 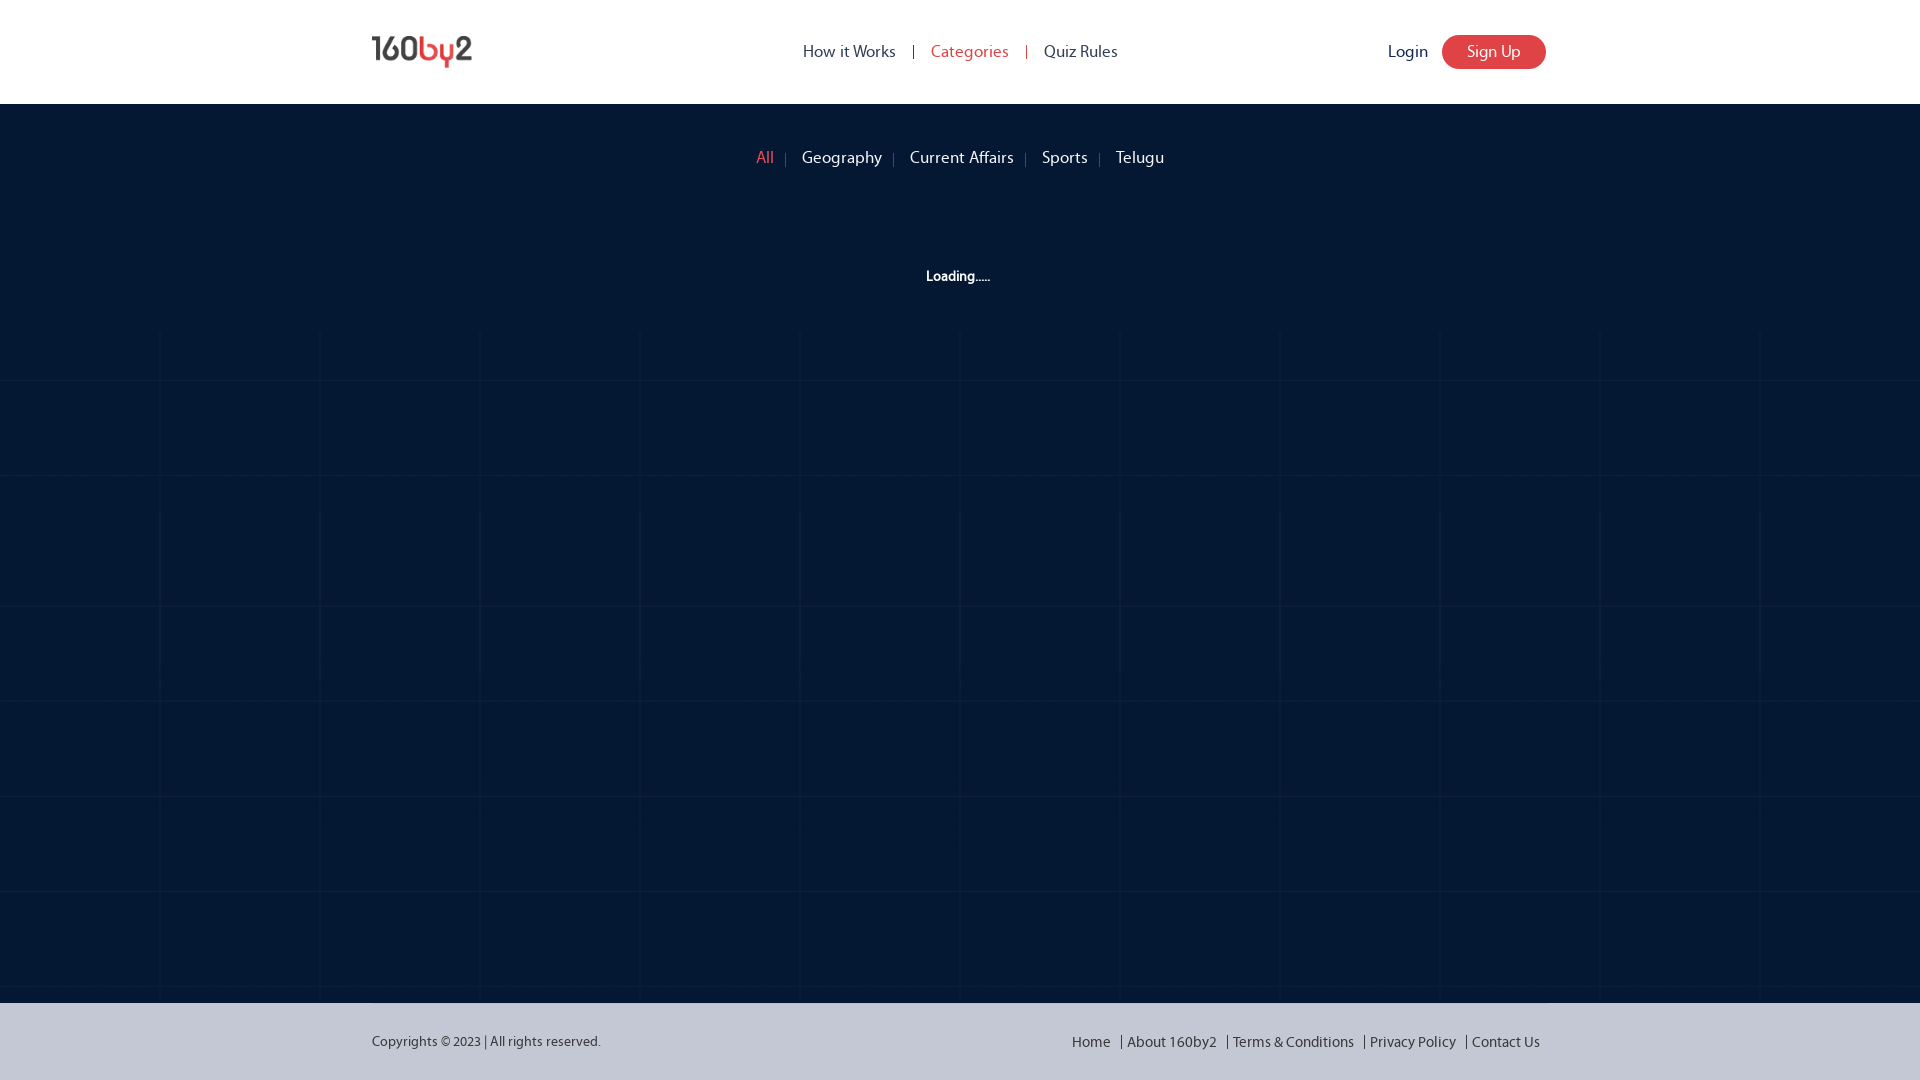 I want to click on 'Privacy Policy', so click(x=1411, y=1040).